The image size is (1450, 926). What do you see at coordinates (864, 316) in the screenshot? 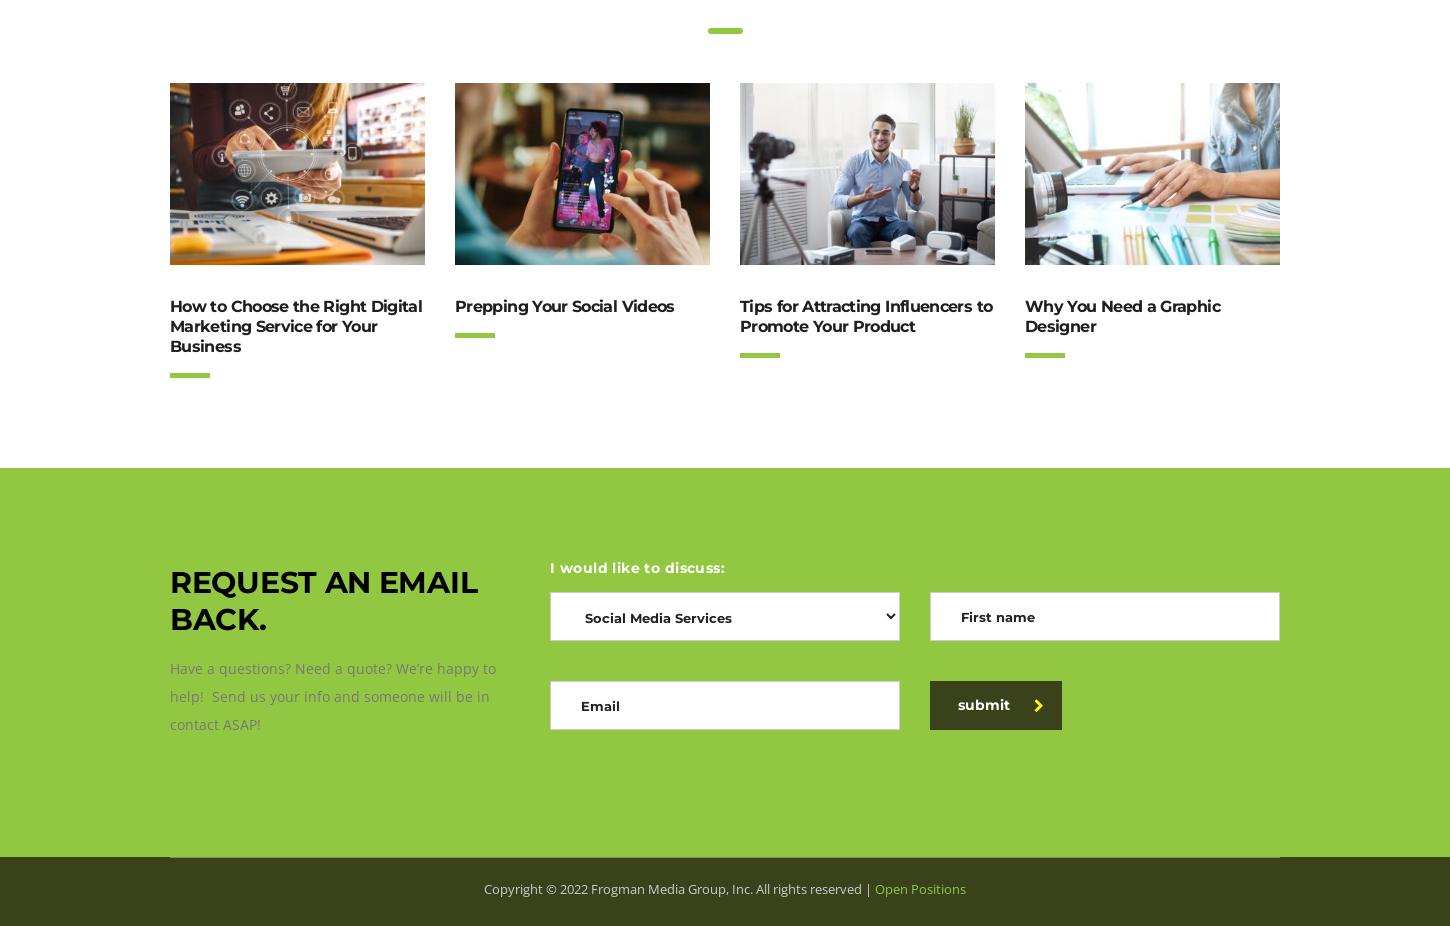
I see `'Tips for Attracting Influencers to Promote Your Product'` at bounding box center [864, 316].